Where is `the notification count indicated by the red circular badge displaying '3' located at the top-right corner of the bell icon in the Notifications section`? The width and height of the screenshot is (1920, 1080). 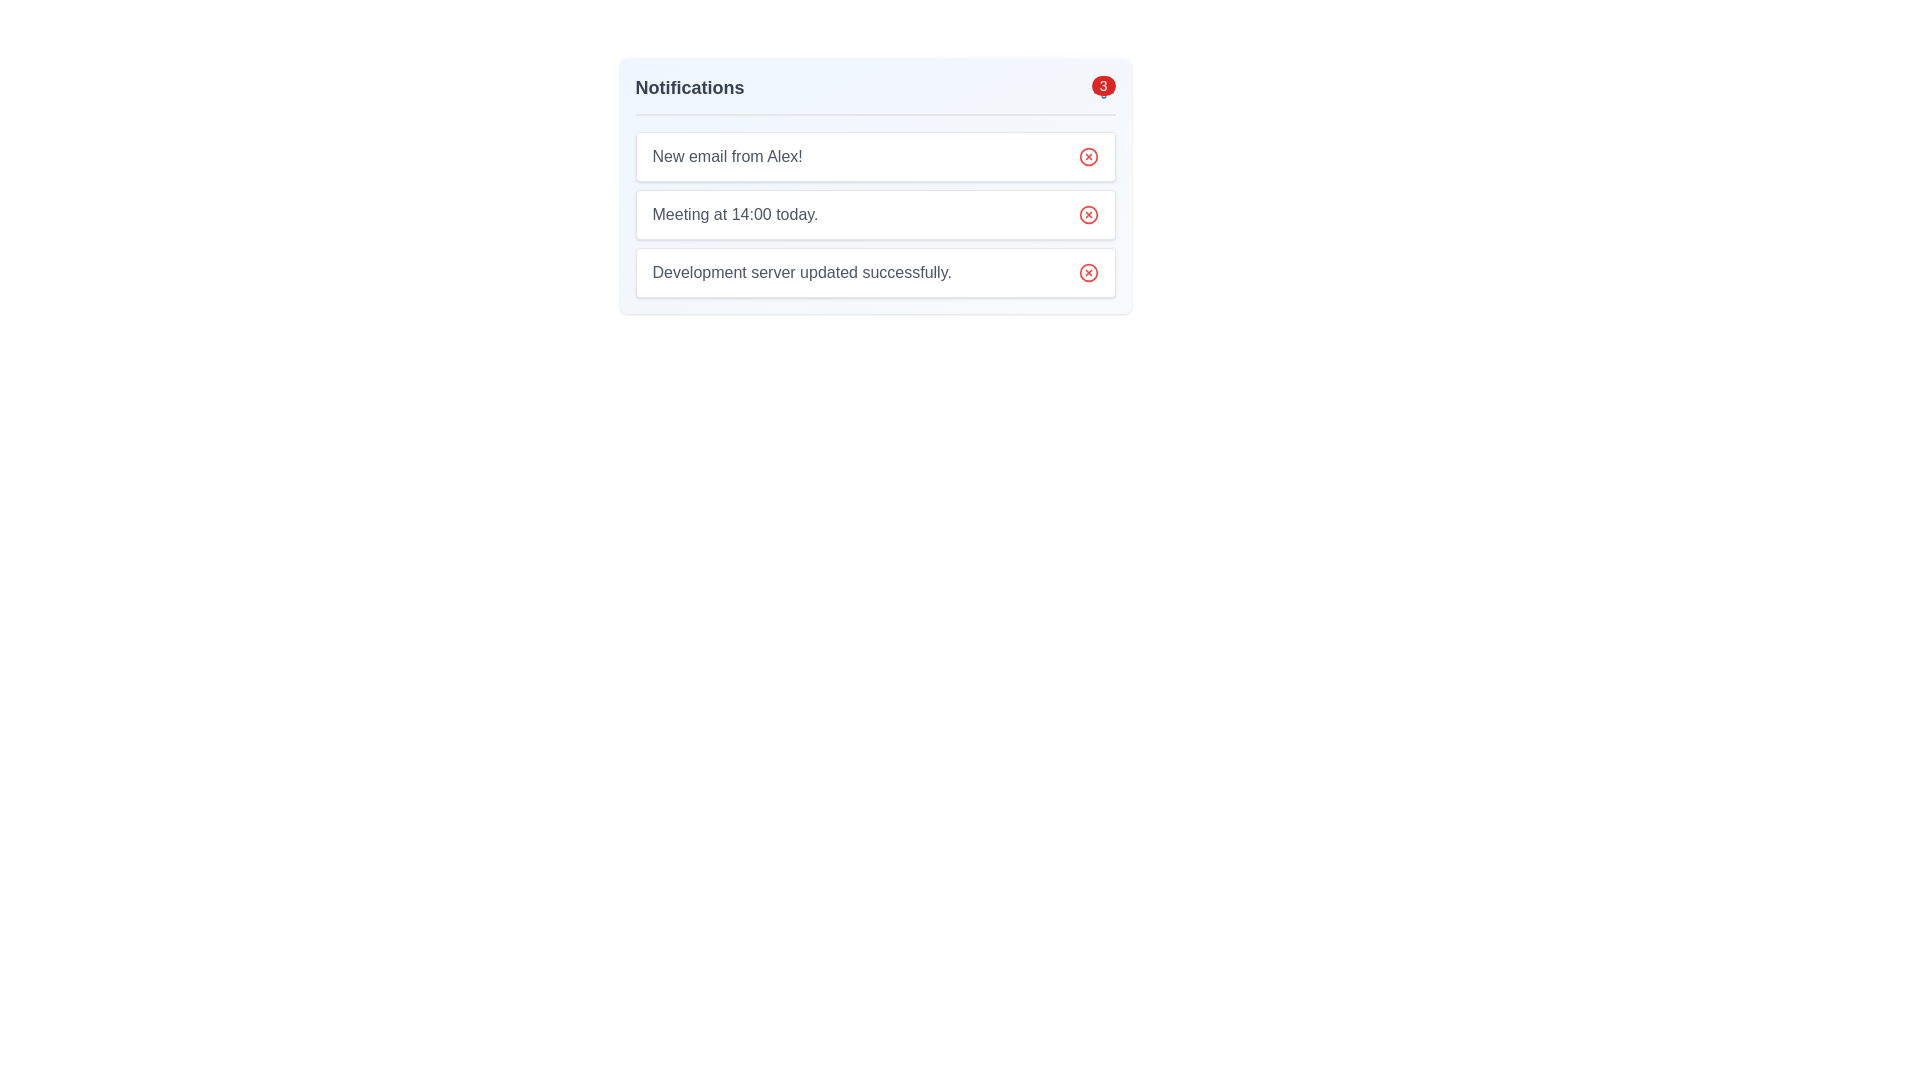
the notification count indicated by the red circular badge displaying '3' located at the top-right corner of the bell icon in the Notifications section is located at coordinates (1102, 87).